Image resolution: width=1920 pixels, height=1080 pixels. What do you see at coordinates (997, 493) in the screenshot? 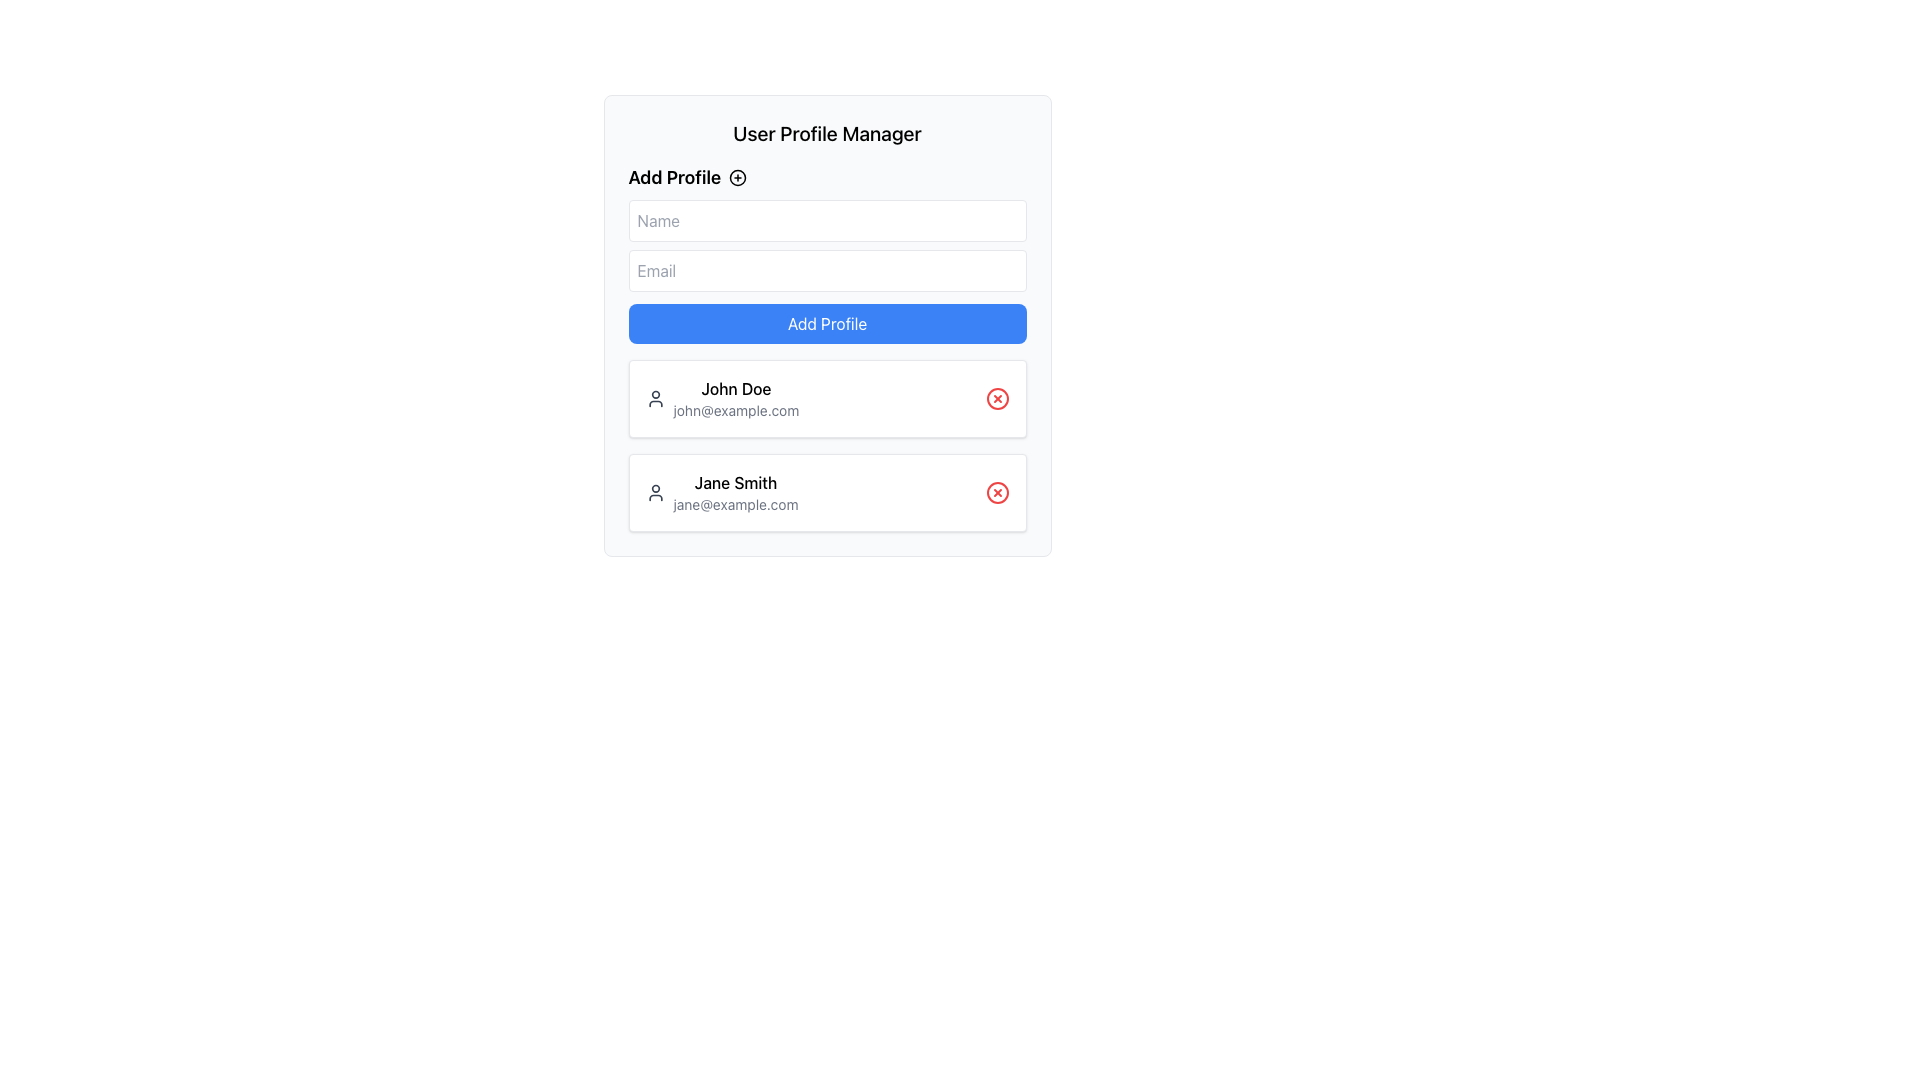
I see `the delete button associated with 'Jane Smith'` at bounding box center [997, 493].